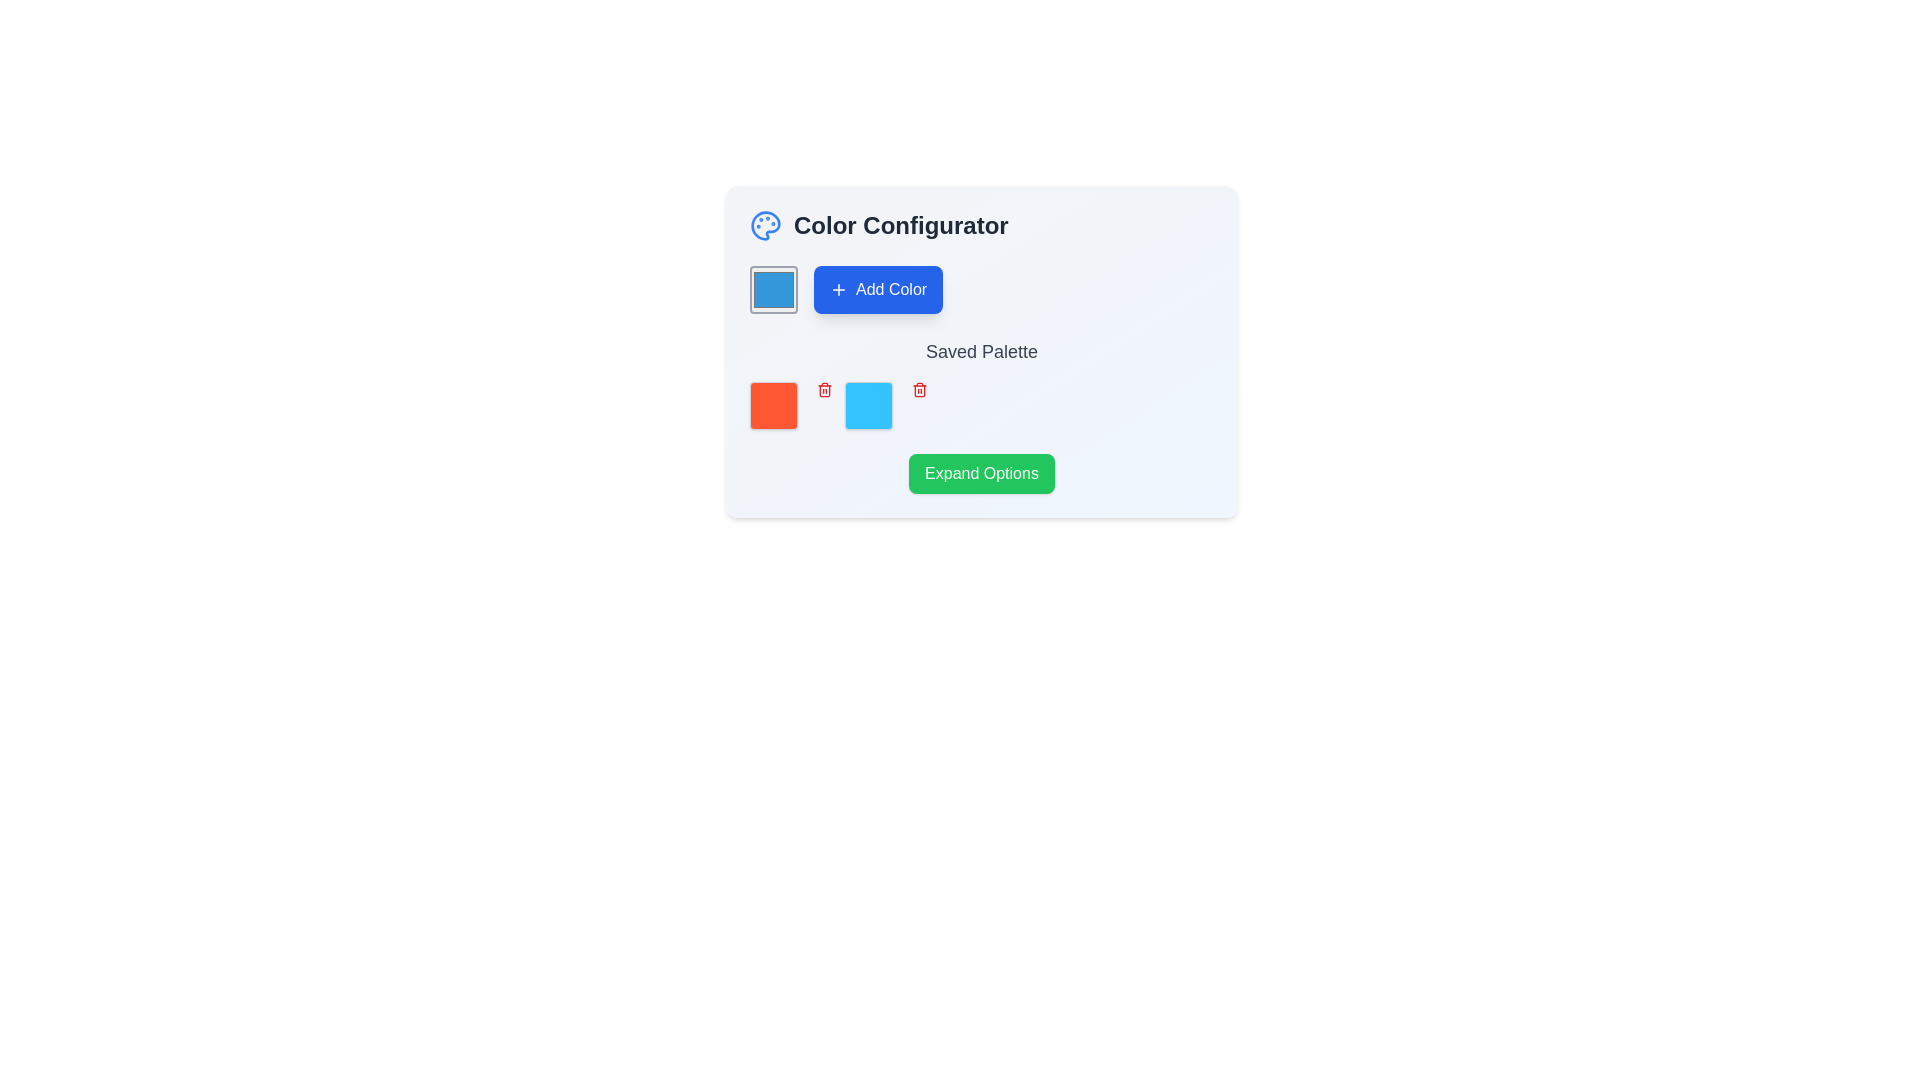 The height and width of the screenshot is (1080, 1920). What do you see at coordinates (825, 389) in the screenshot?
I see `the delete button located at the top-right corner of the blue color box in the 'Saved Palette' section` at bounding box center [825, 389].